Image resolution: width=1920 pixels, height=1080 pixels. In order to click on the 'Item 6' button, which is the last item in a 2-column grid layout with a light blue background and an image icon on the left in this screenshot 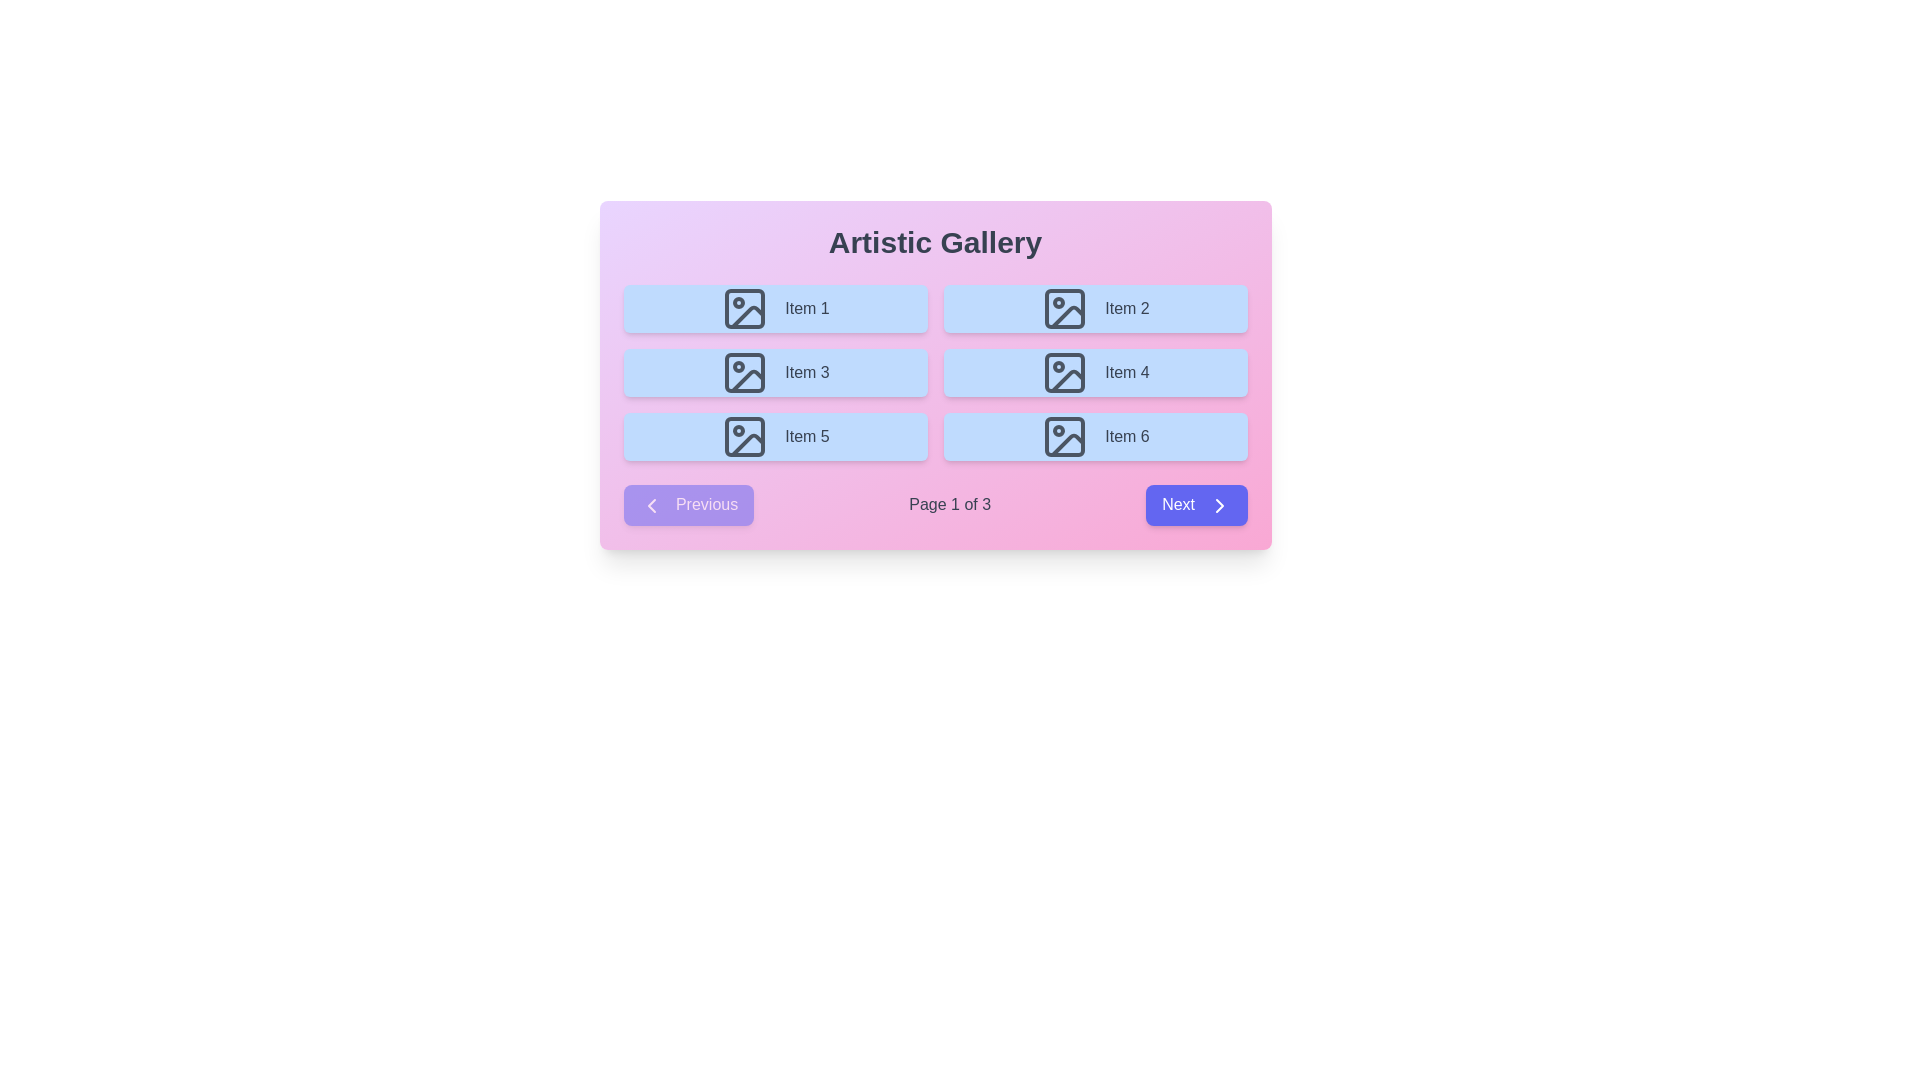, I will do `click(1094, 435)`.